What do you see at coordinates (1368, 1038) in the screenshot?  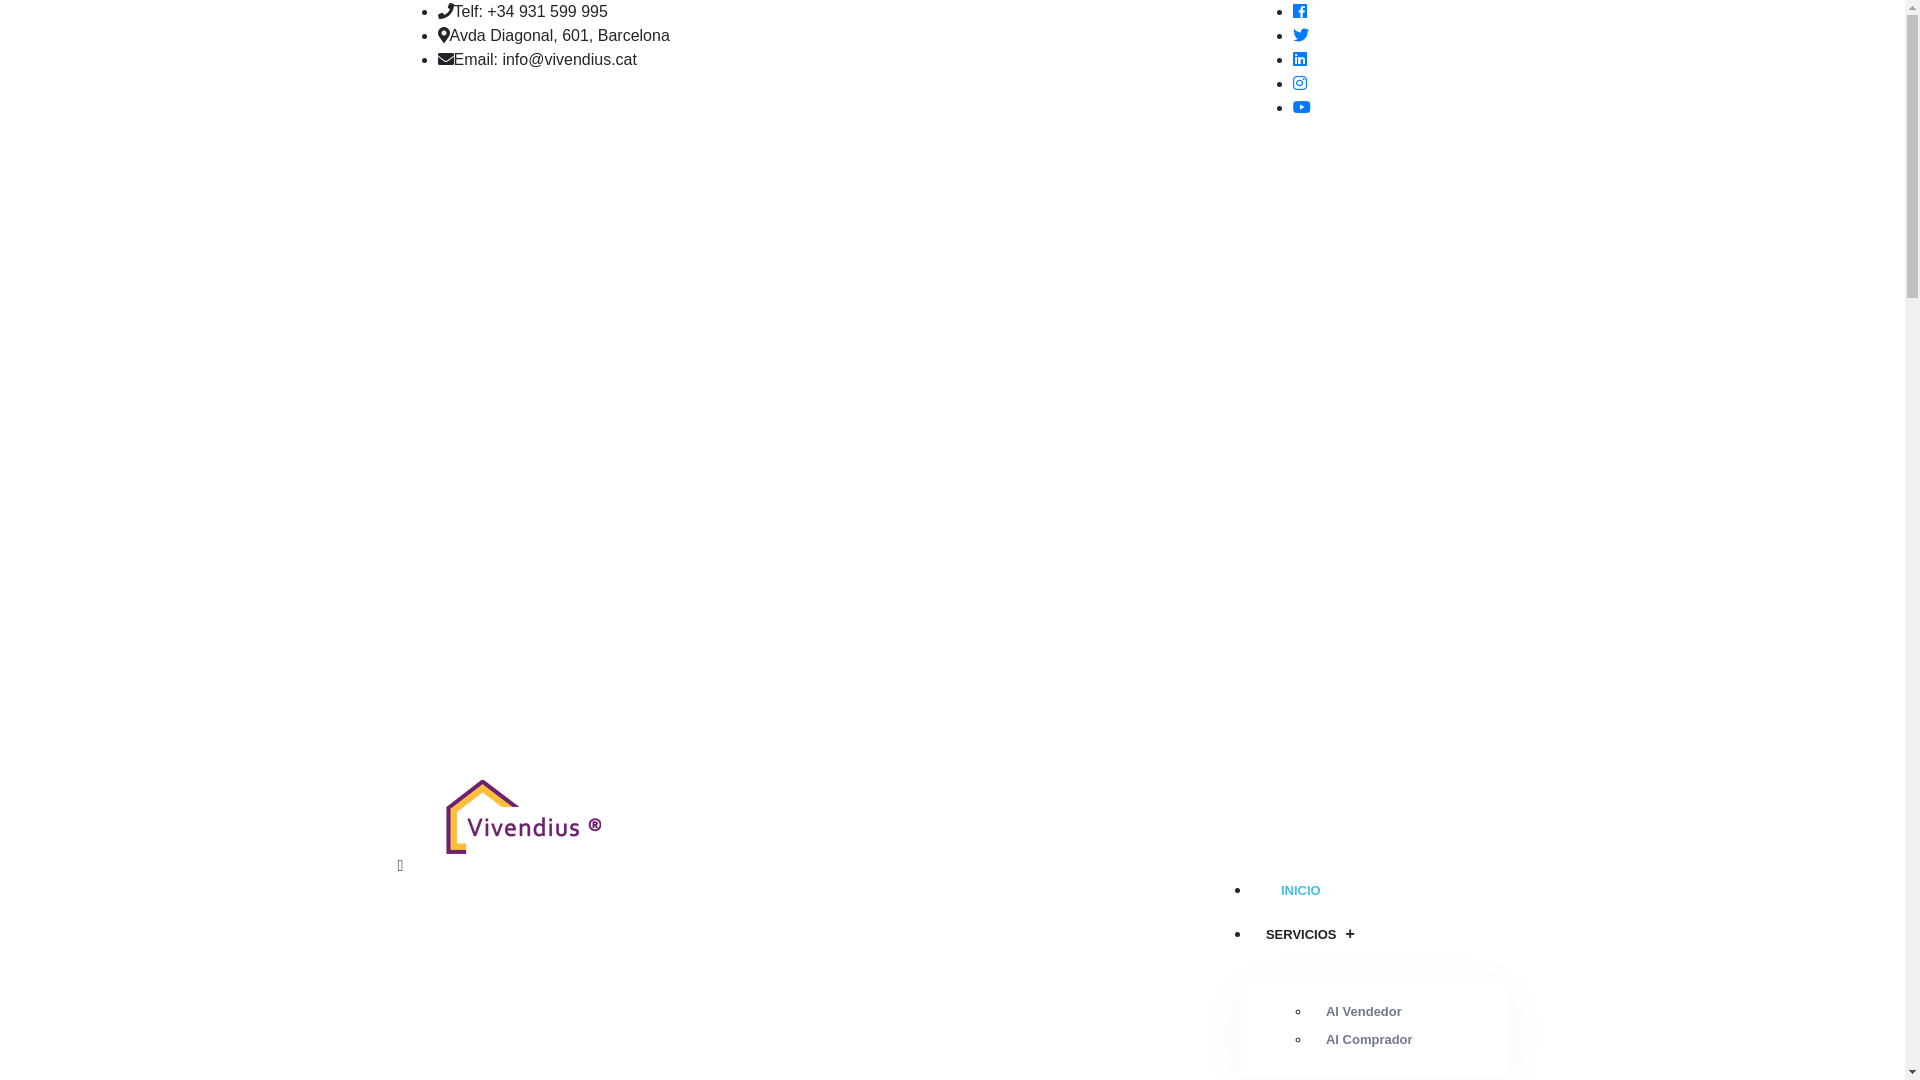 I see `'Al Comprador'` at bounding box center [1368, 1038].